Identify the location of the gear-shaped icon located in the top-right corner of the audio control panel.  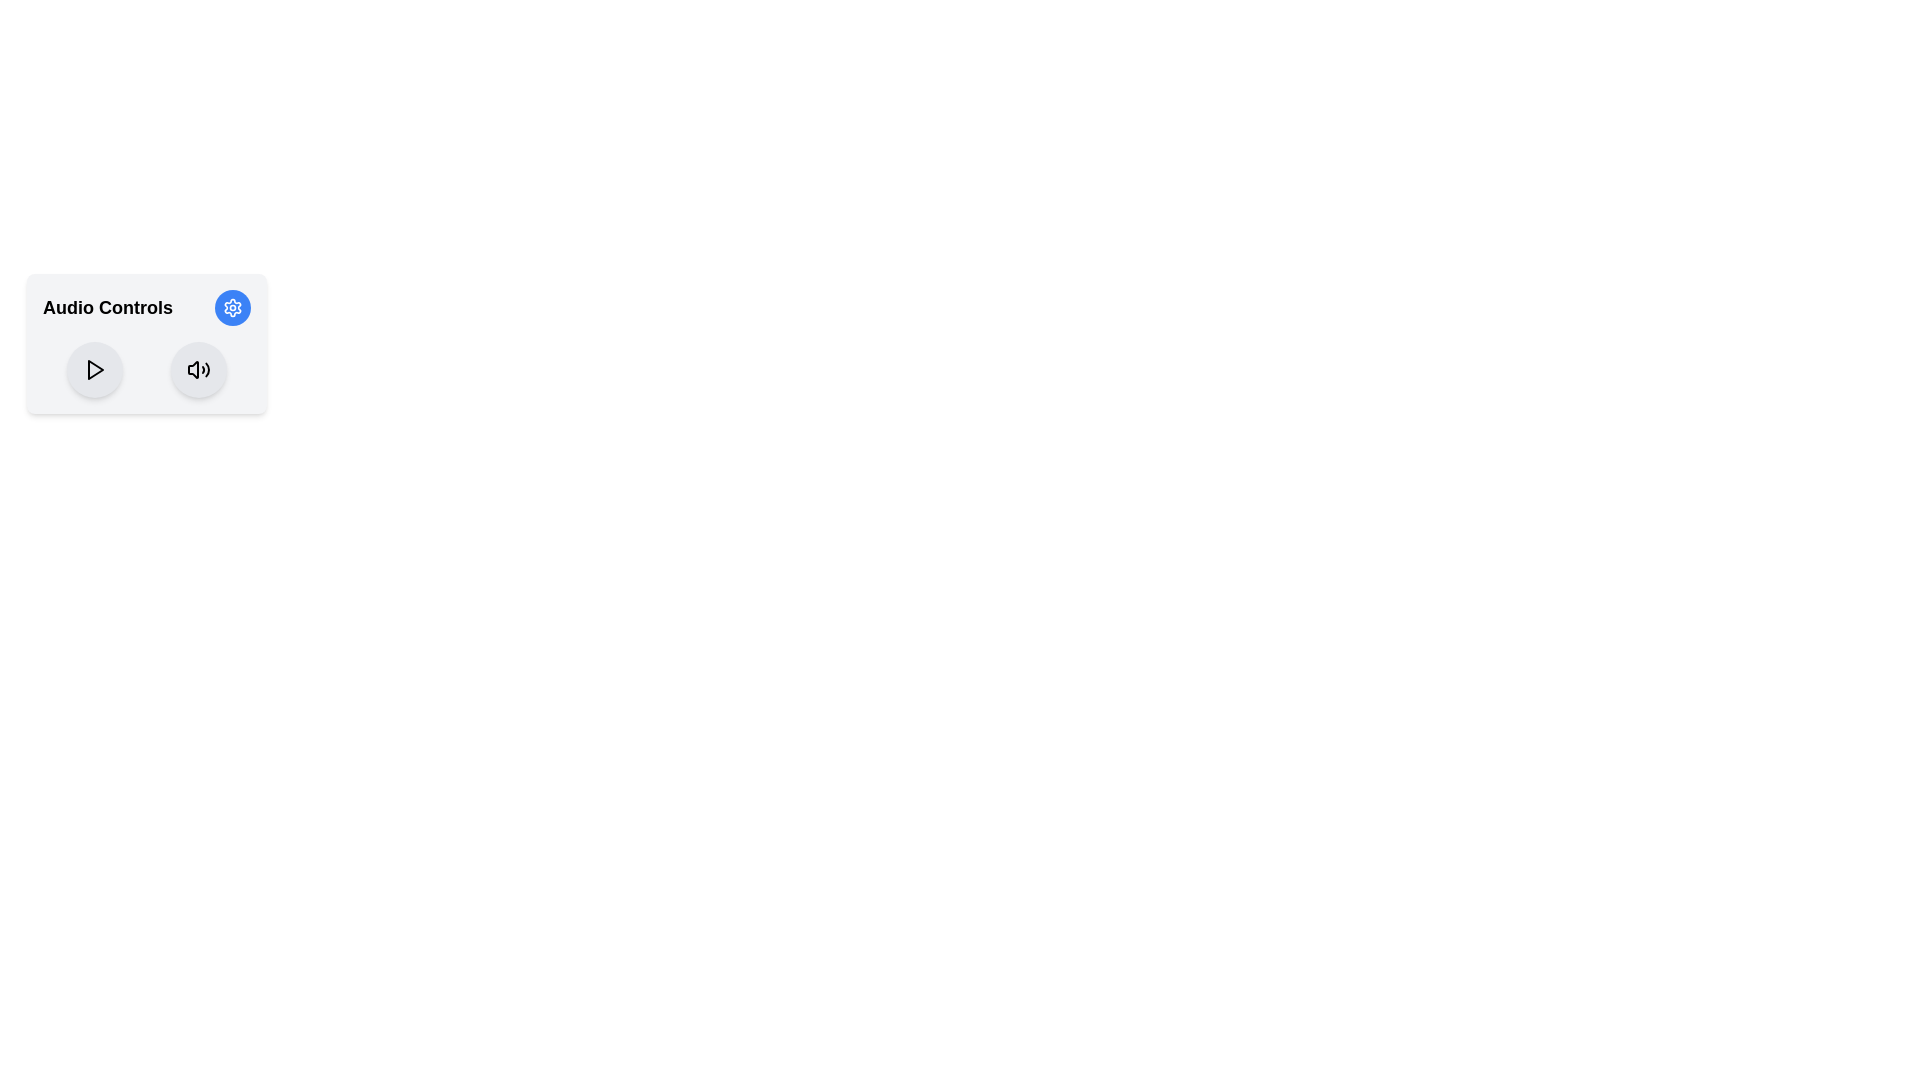
(233, 308).